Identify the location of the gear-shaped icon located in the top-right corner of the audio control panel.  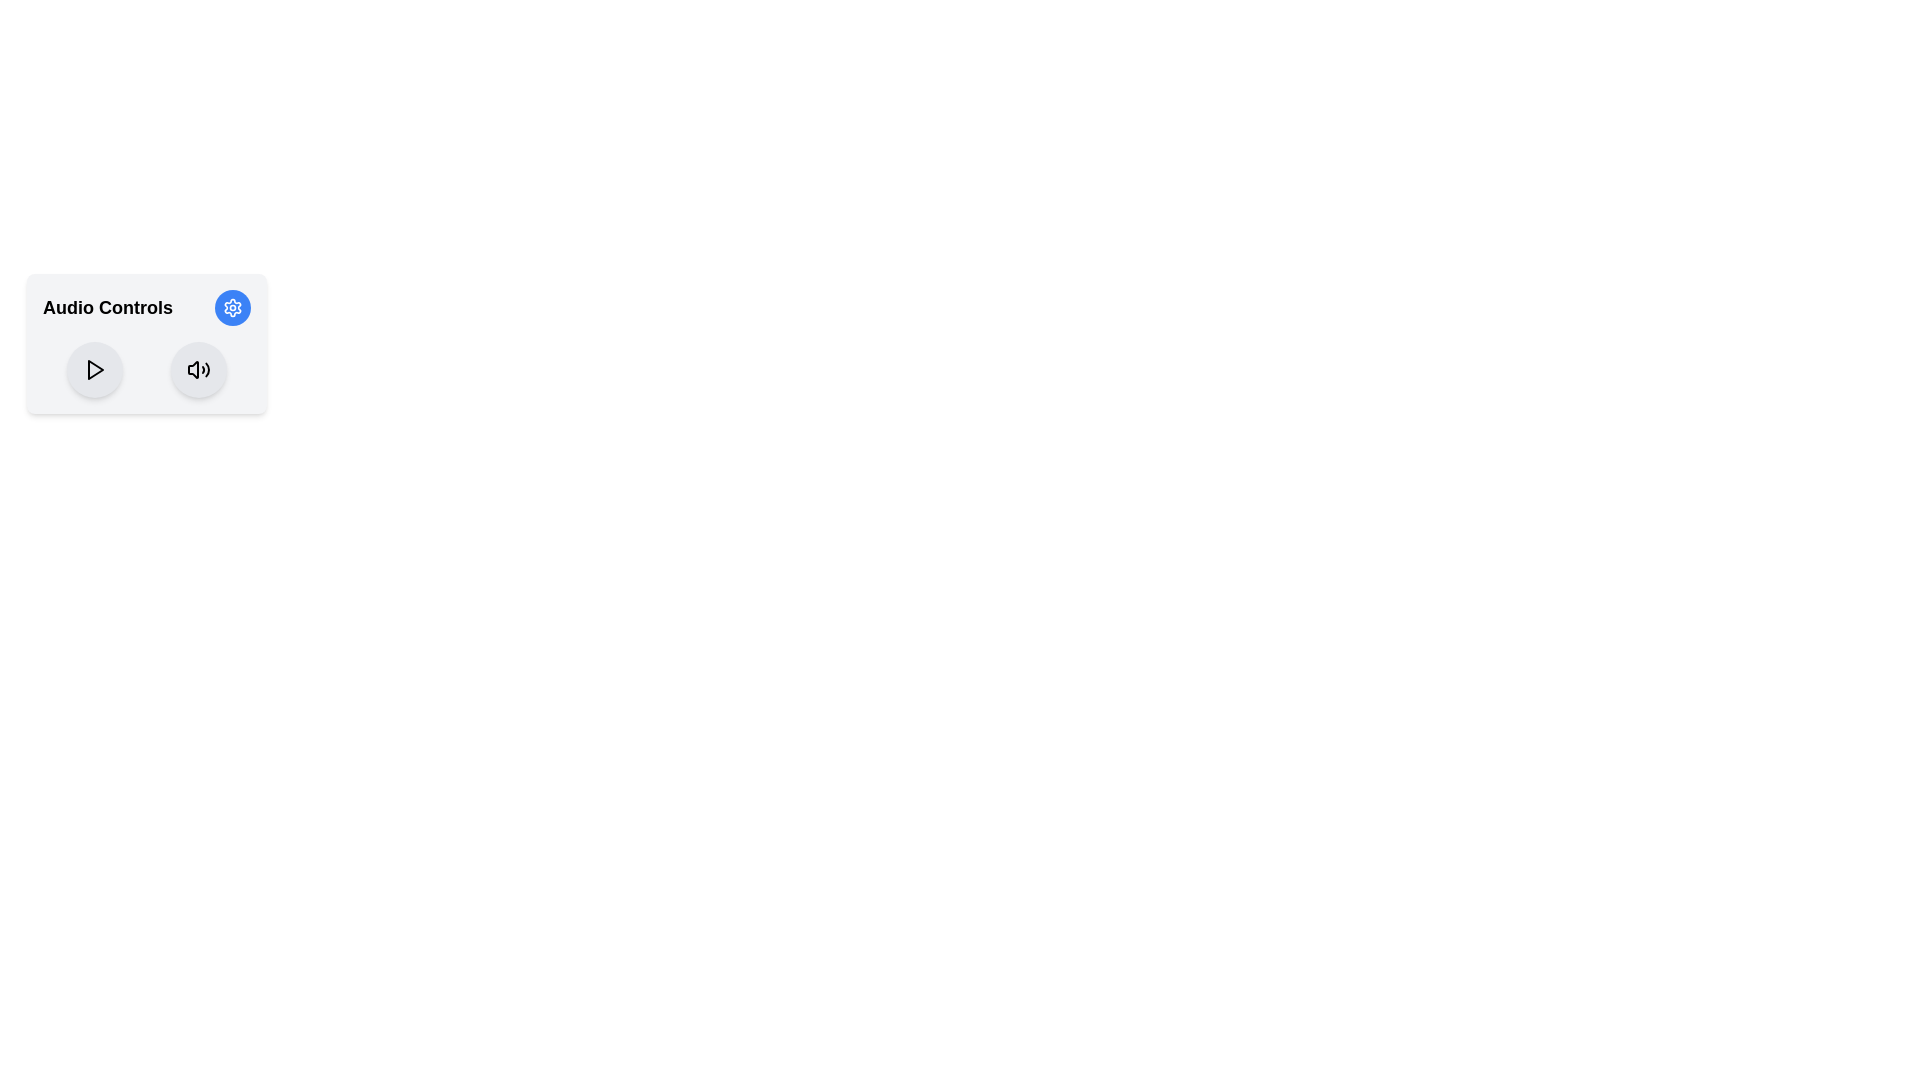
(233, 308).